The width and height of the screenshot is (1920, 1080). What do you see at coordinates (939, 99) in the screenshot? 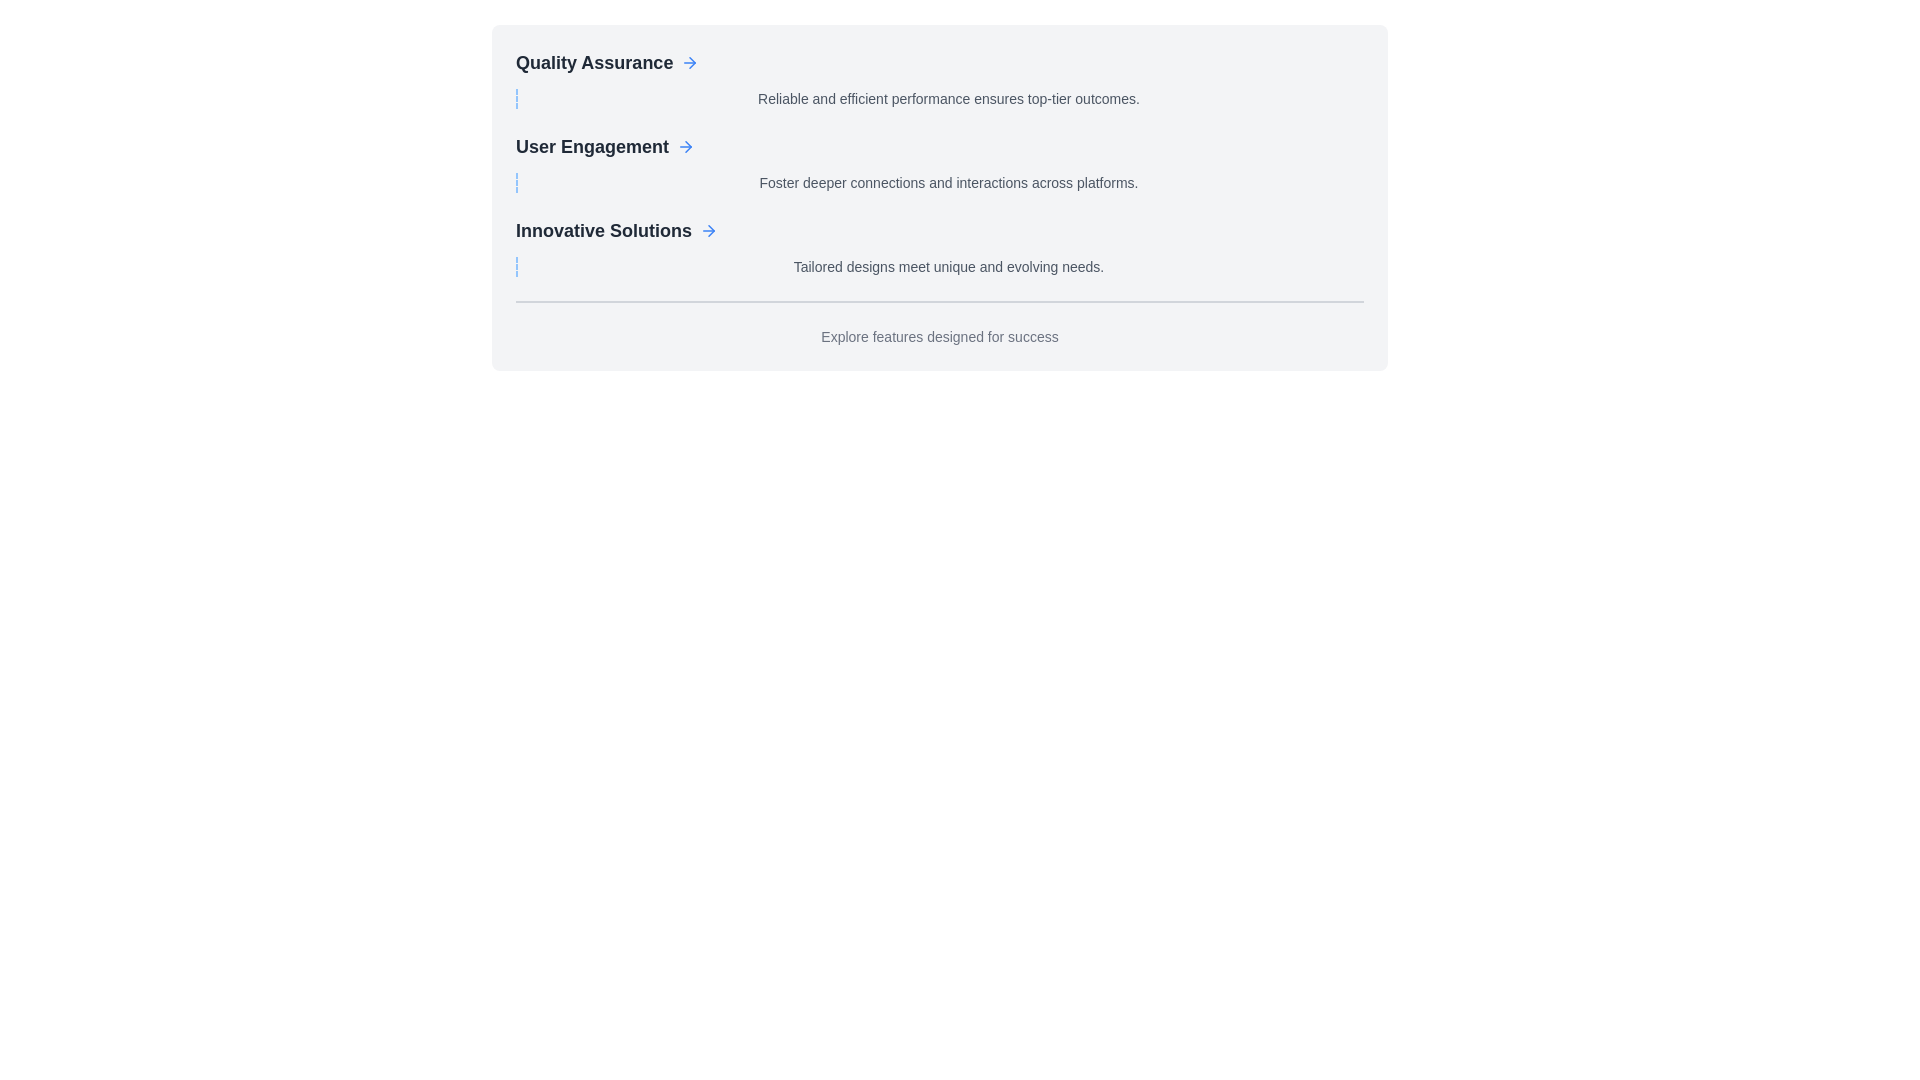
I see `the Text Label that provides descriptive text under the 'Quality Assurance' heading` at bounding box center [939, 99].